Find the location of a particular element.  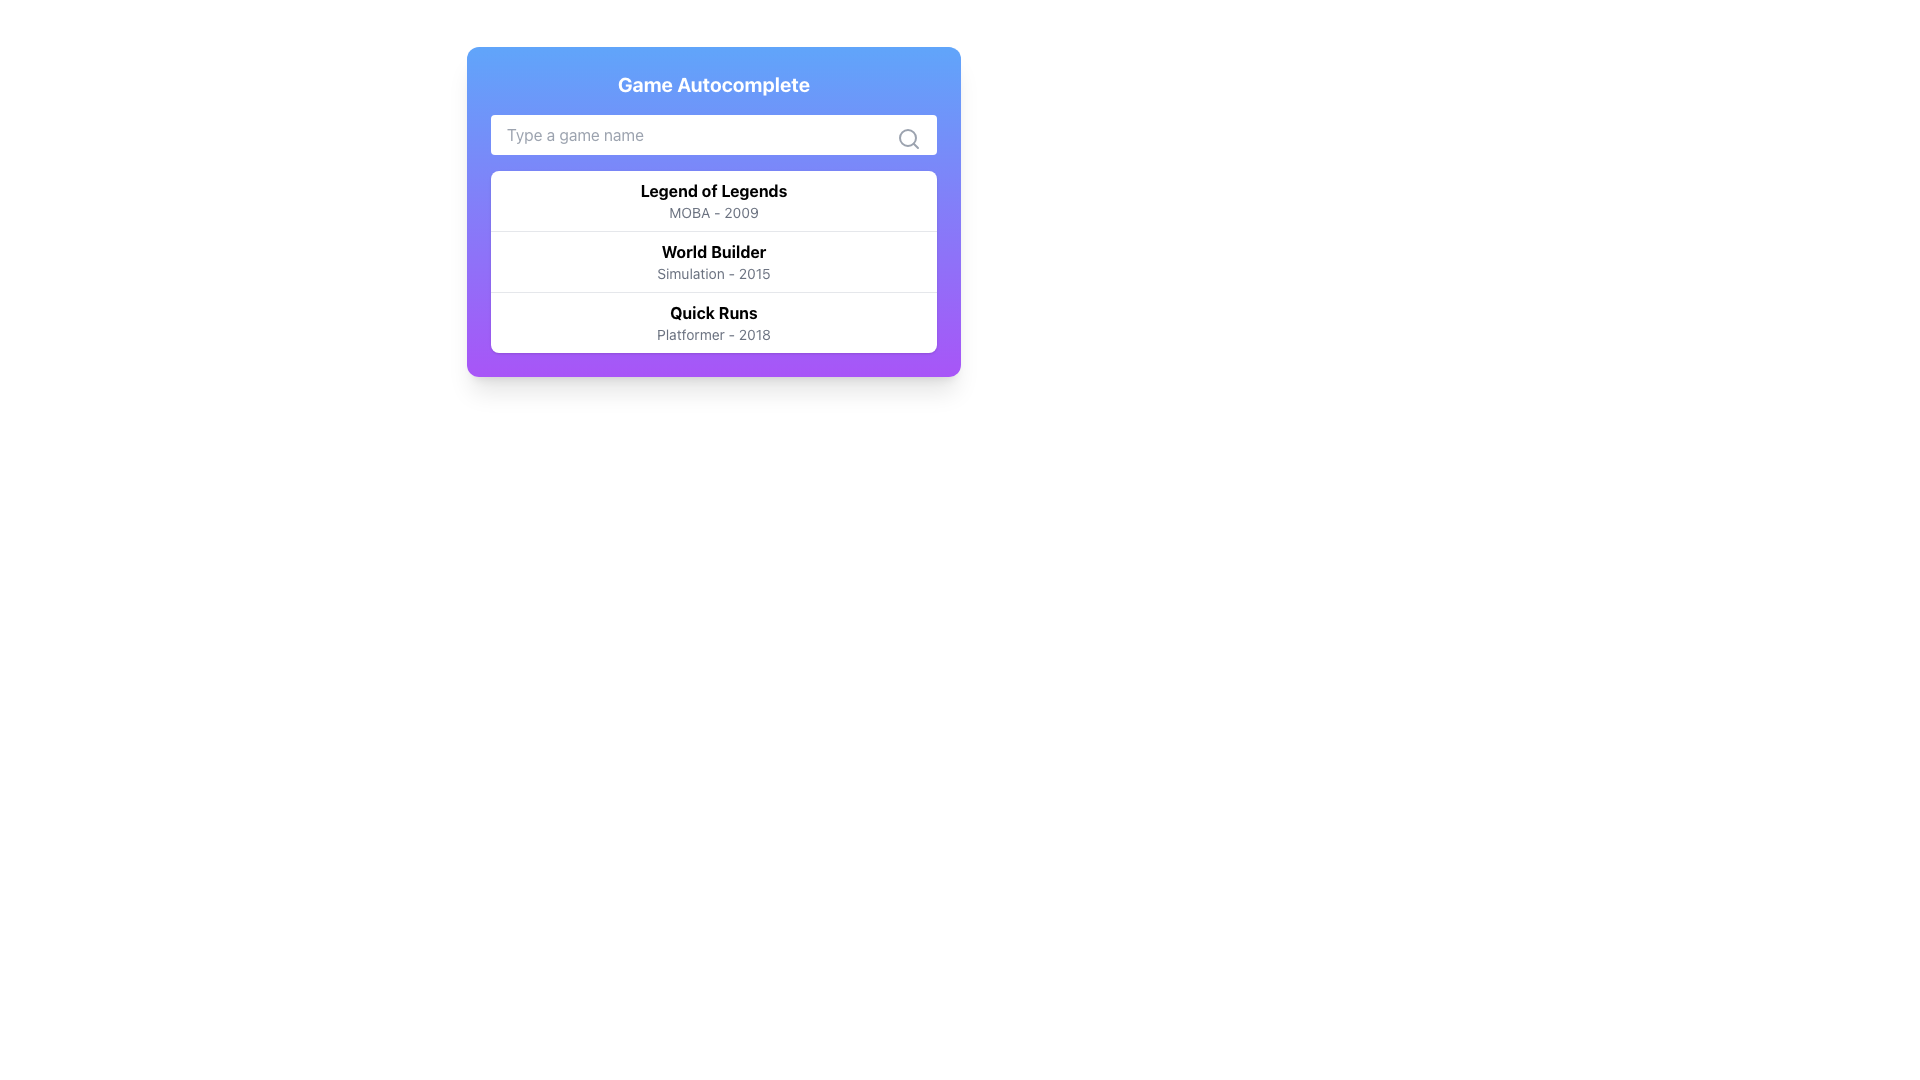

the magnifying glass icon, which signifies the search functionality is located at coordinates (907, 137).